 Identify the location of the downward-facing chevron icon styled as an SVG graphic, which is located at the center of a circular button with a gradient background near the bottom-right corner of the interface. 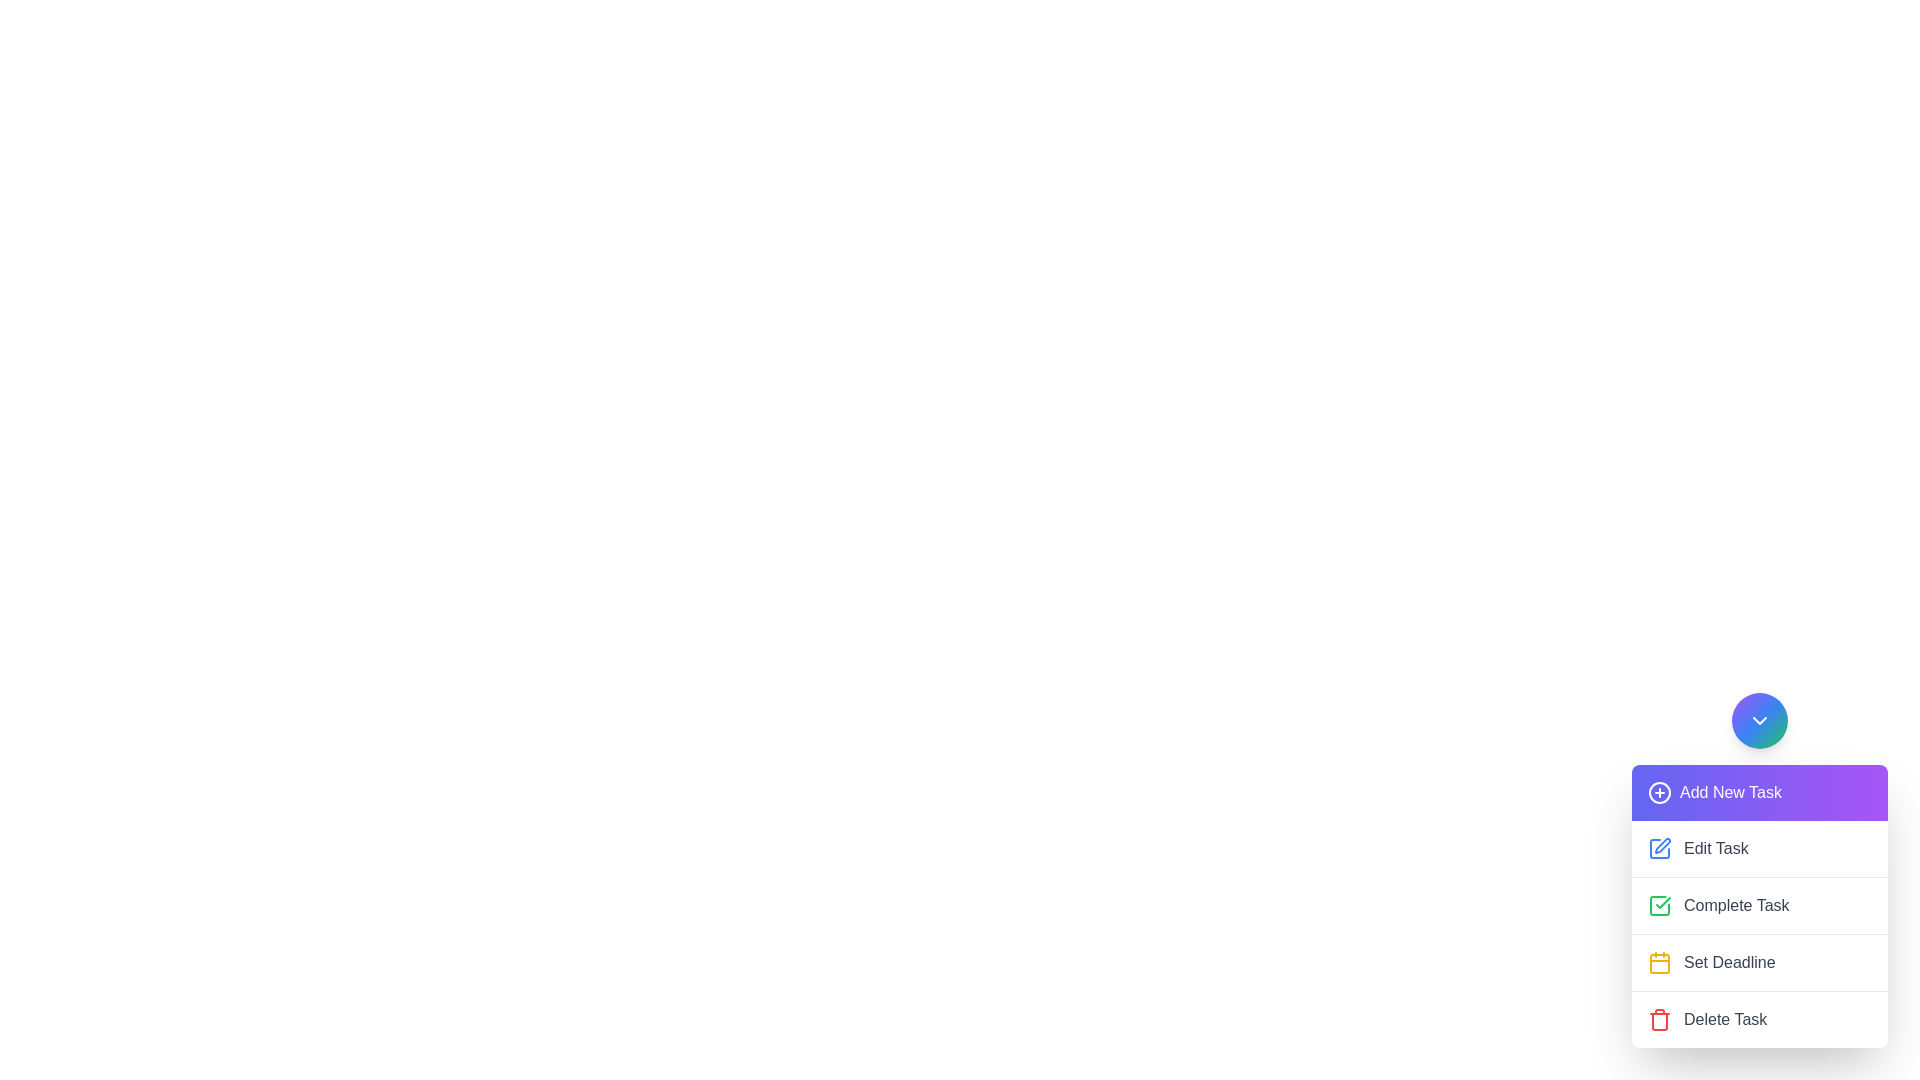
(1760, 721).